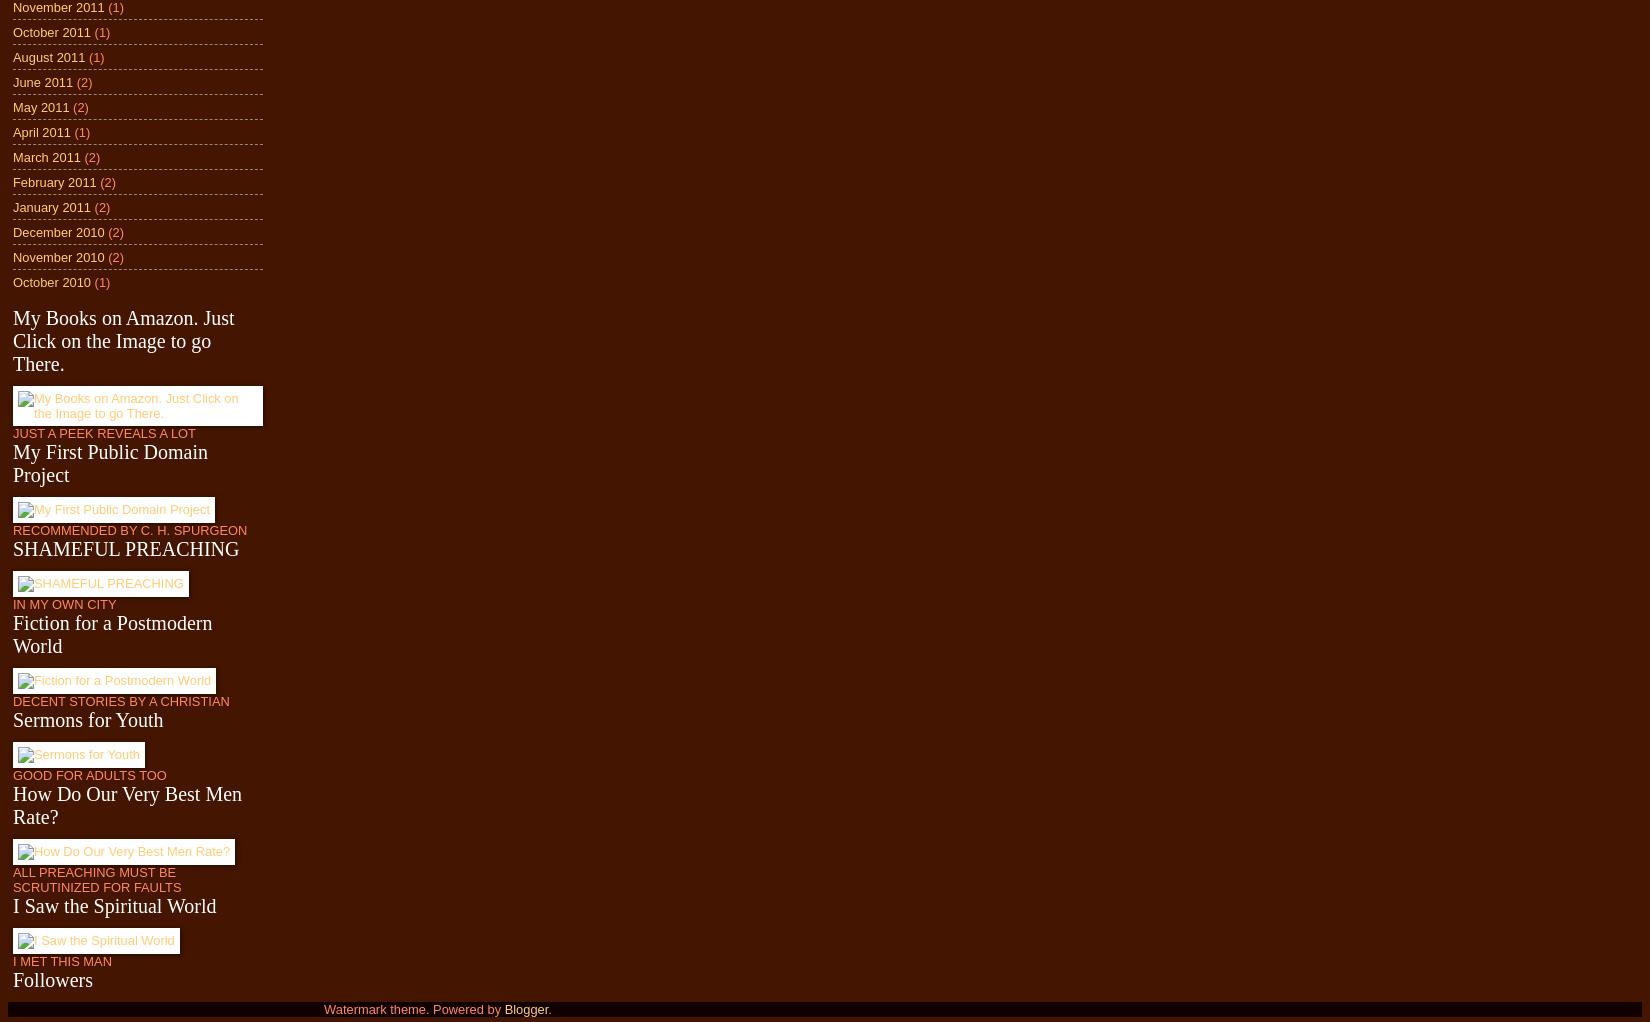 Image resolution: width=1650 pixels, height=1022 pixels. Describe the element at coordinates (51, 281) in the screenshot. I see `'October 2010'` at that location.